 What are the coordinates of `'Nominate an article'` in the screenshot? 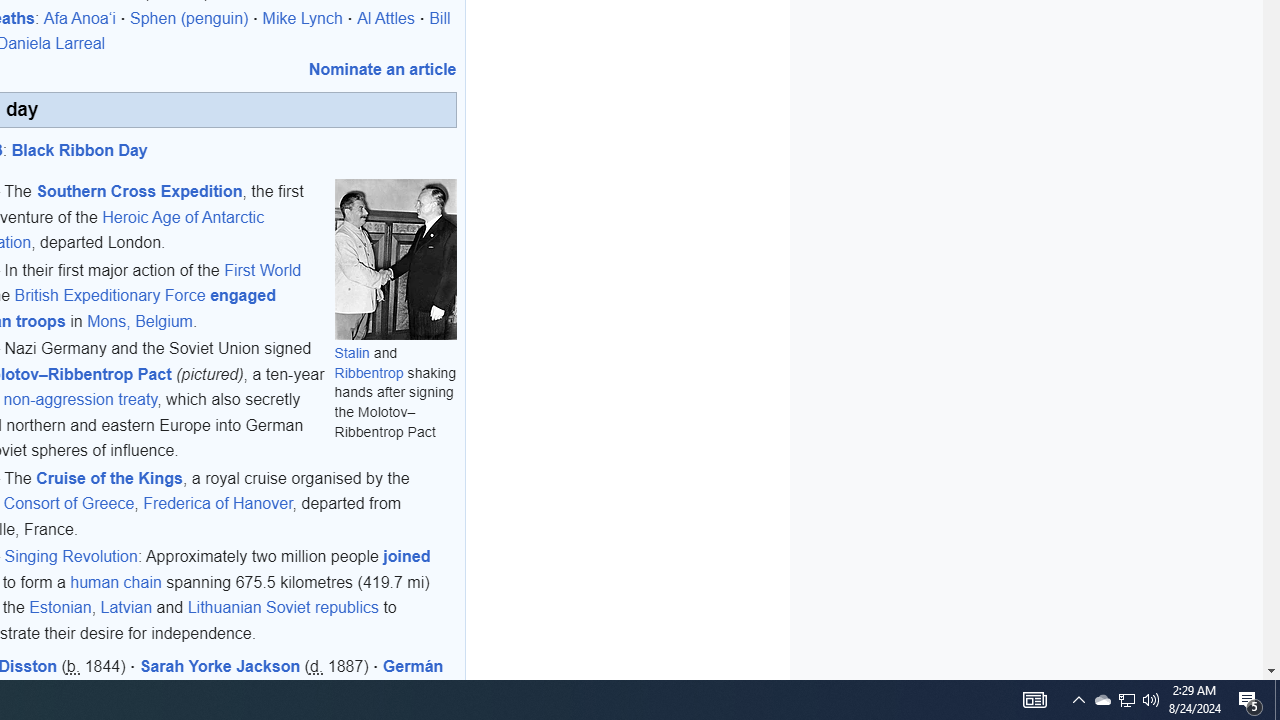 It's located at (382, 67).